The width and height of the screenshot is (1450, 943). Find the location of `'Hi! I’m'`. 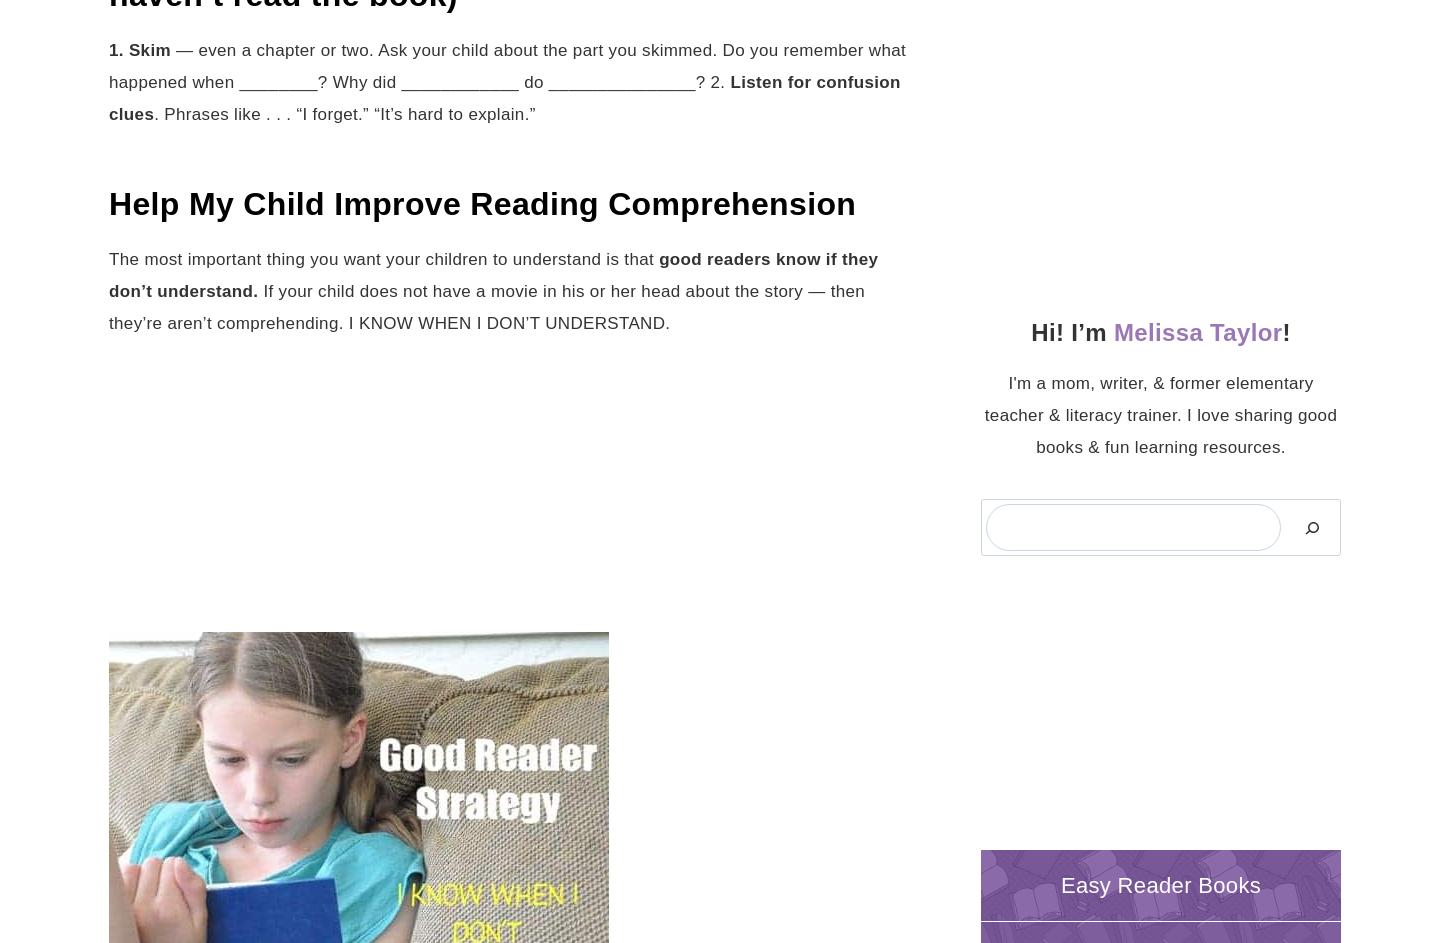

'Hi! I’m' is located at coordinates (1072, 331).